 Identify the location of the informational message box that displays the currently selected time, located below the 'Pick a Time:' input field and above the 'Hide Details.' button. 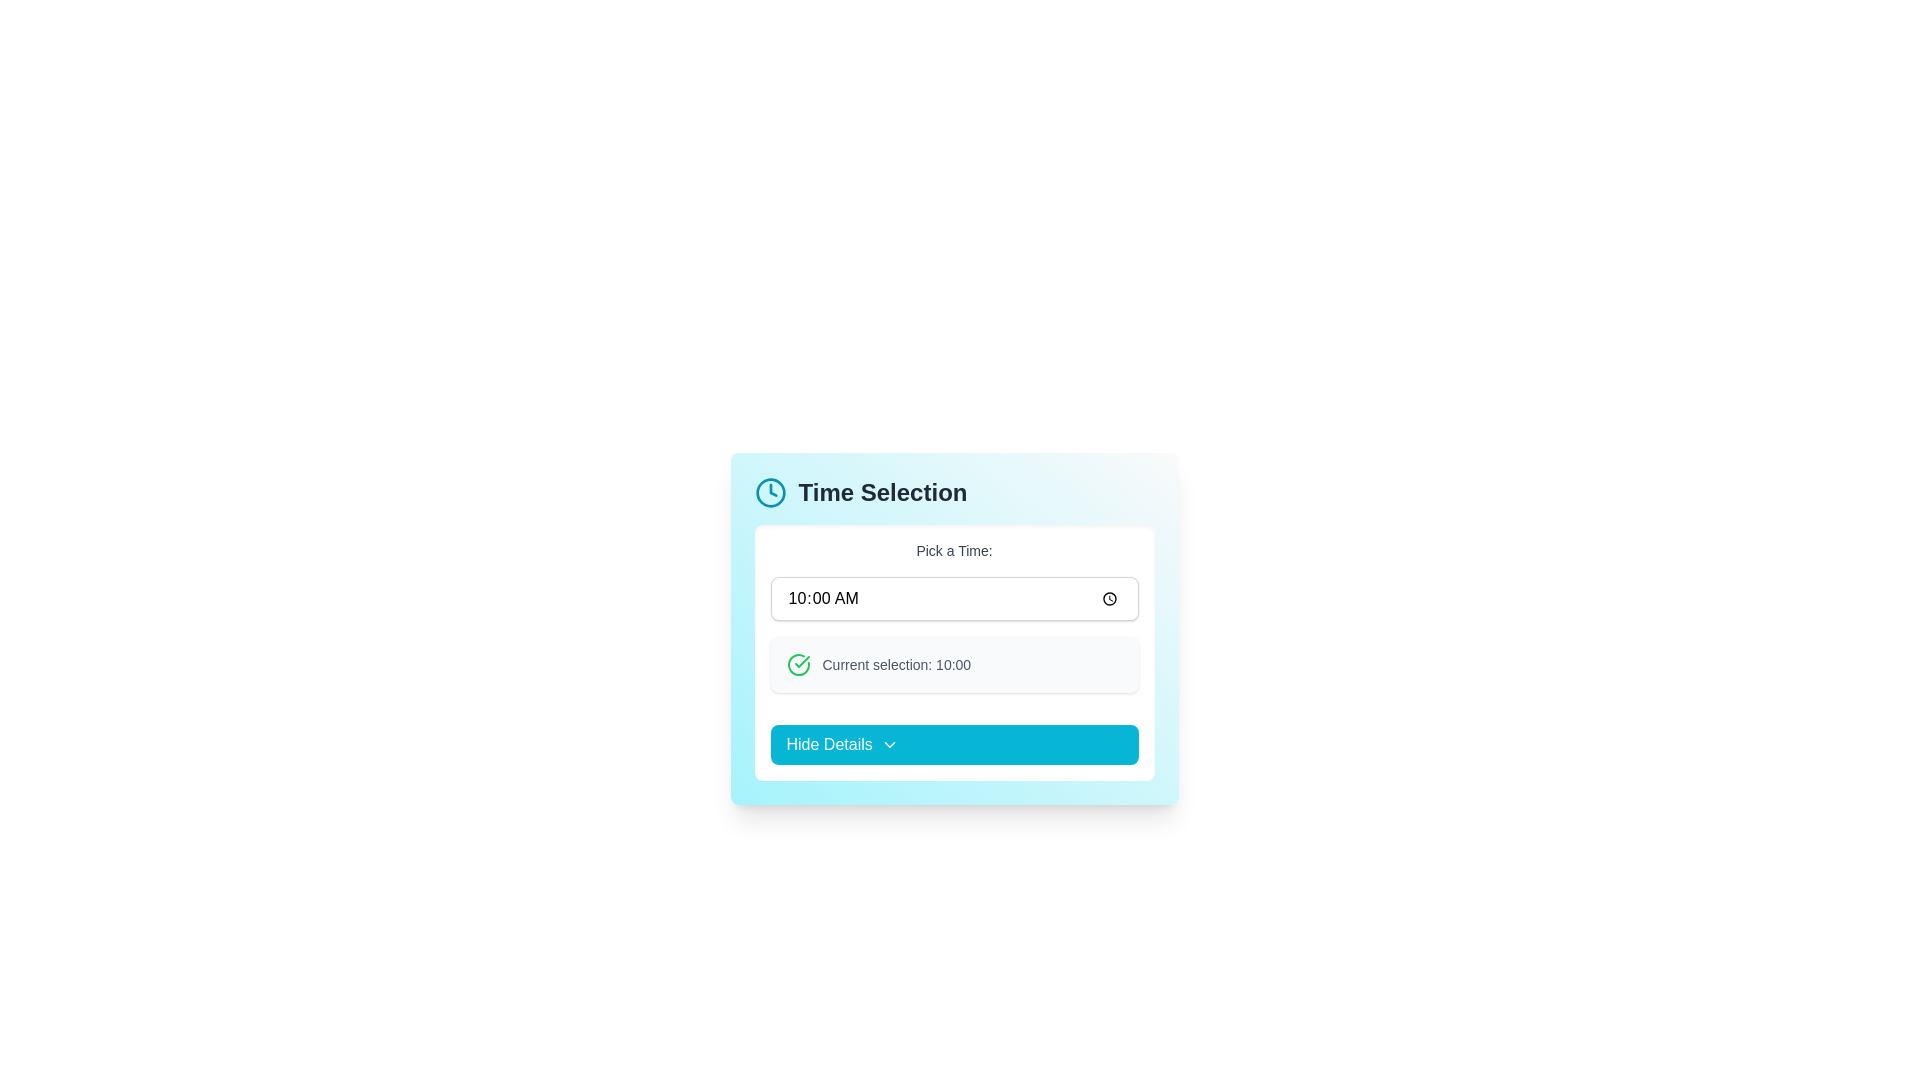
(953, 664).